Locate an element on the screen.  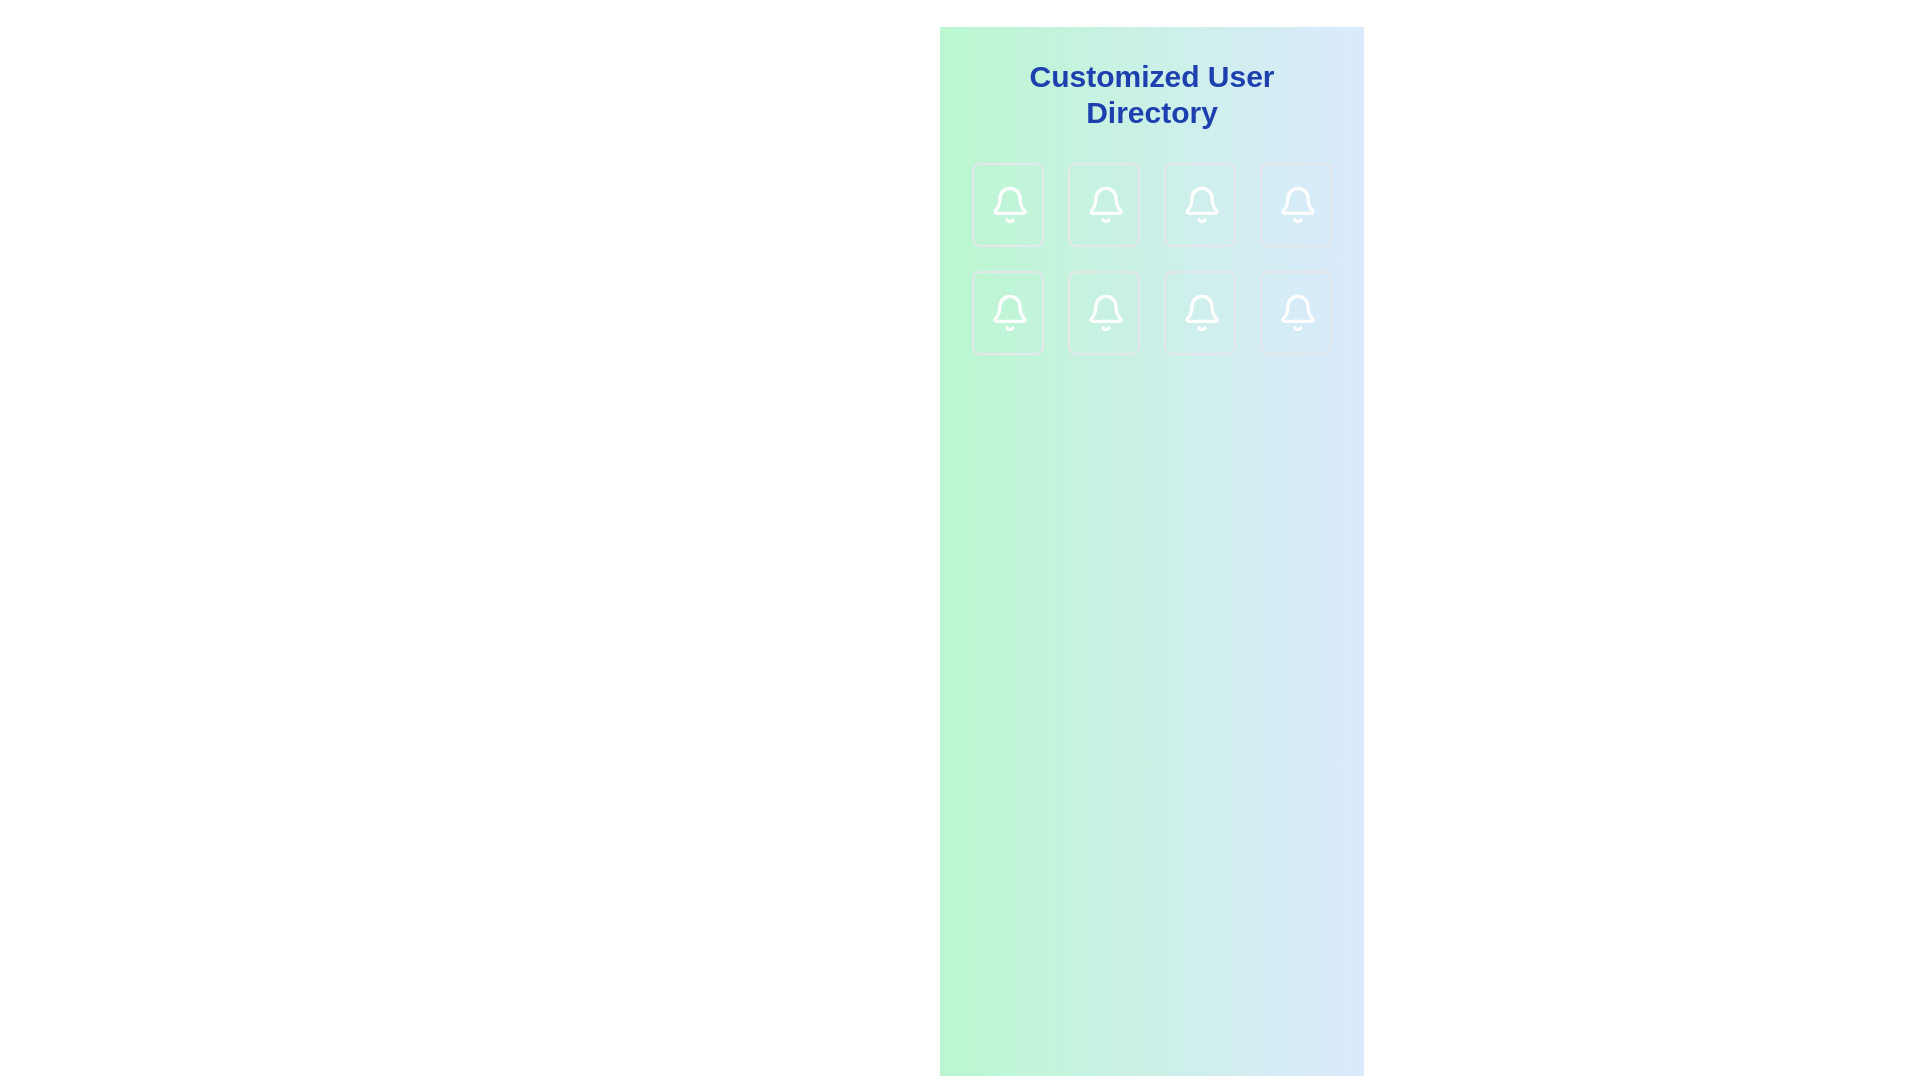
the decorative bell icon located in the second column of the first row of a 3x3 grid, which serves to represent notifications or alerts is located at coordinates (1104, 204).